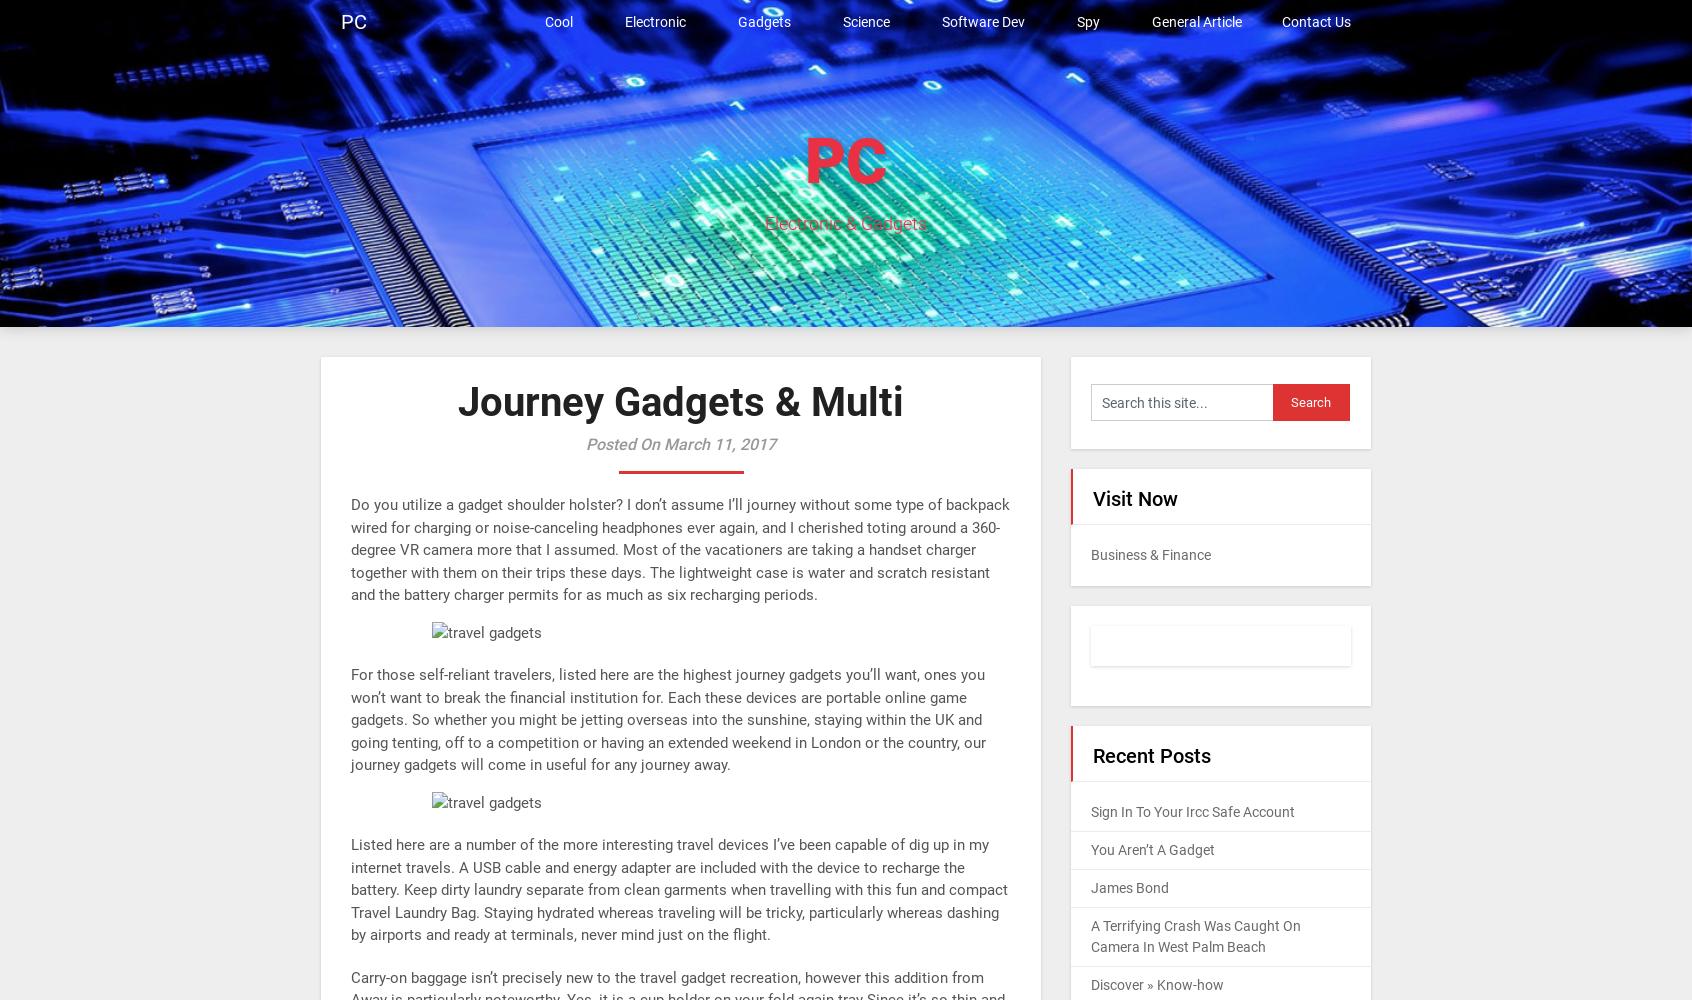  I want to click on 'PC', so click(805, 161).